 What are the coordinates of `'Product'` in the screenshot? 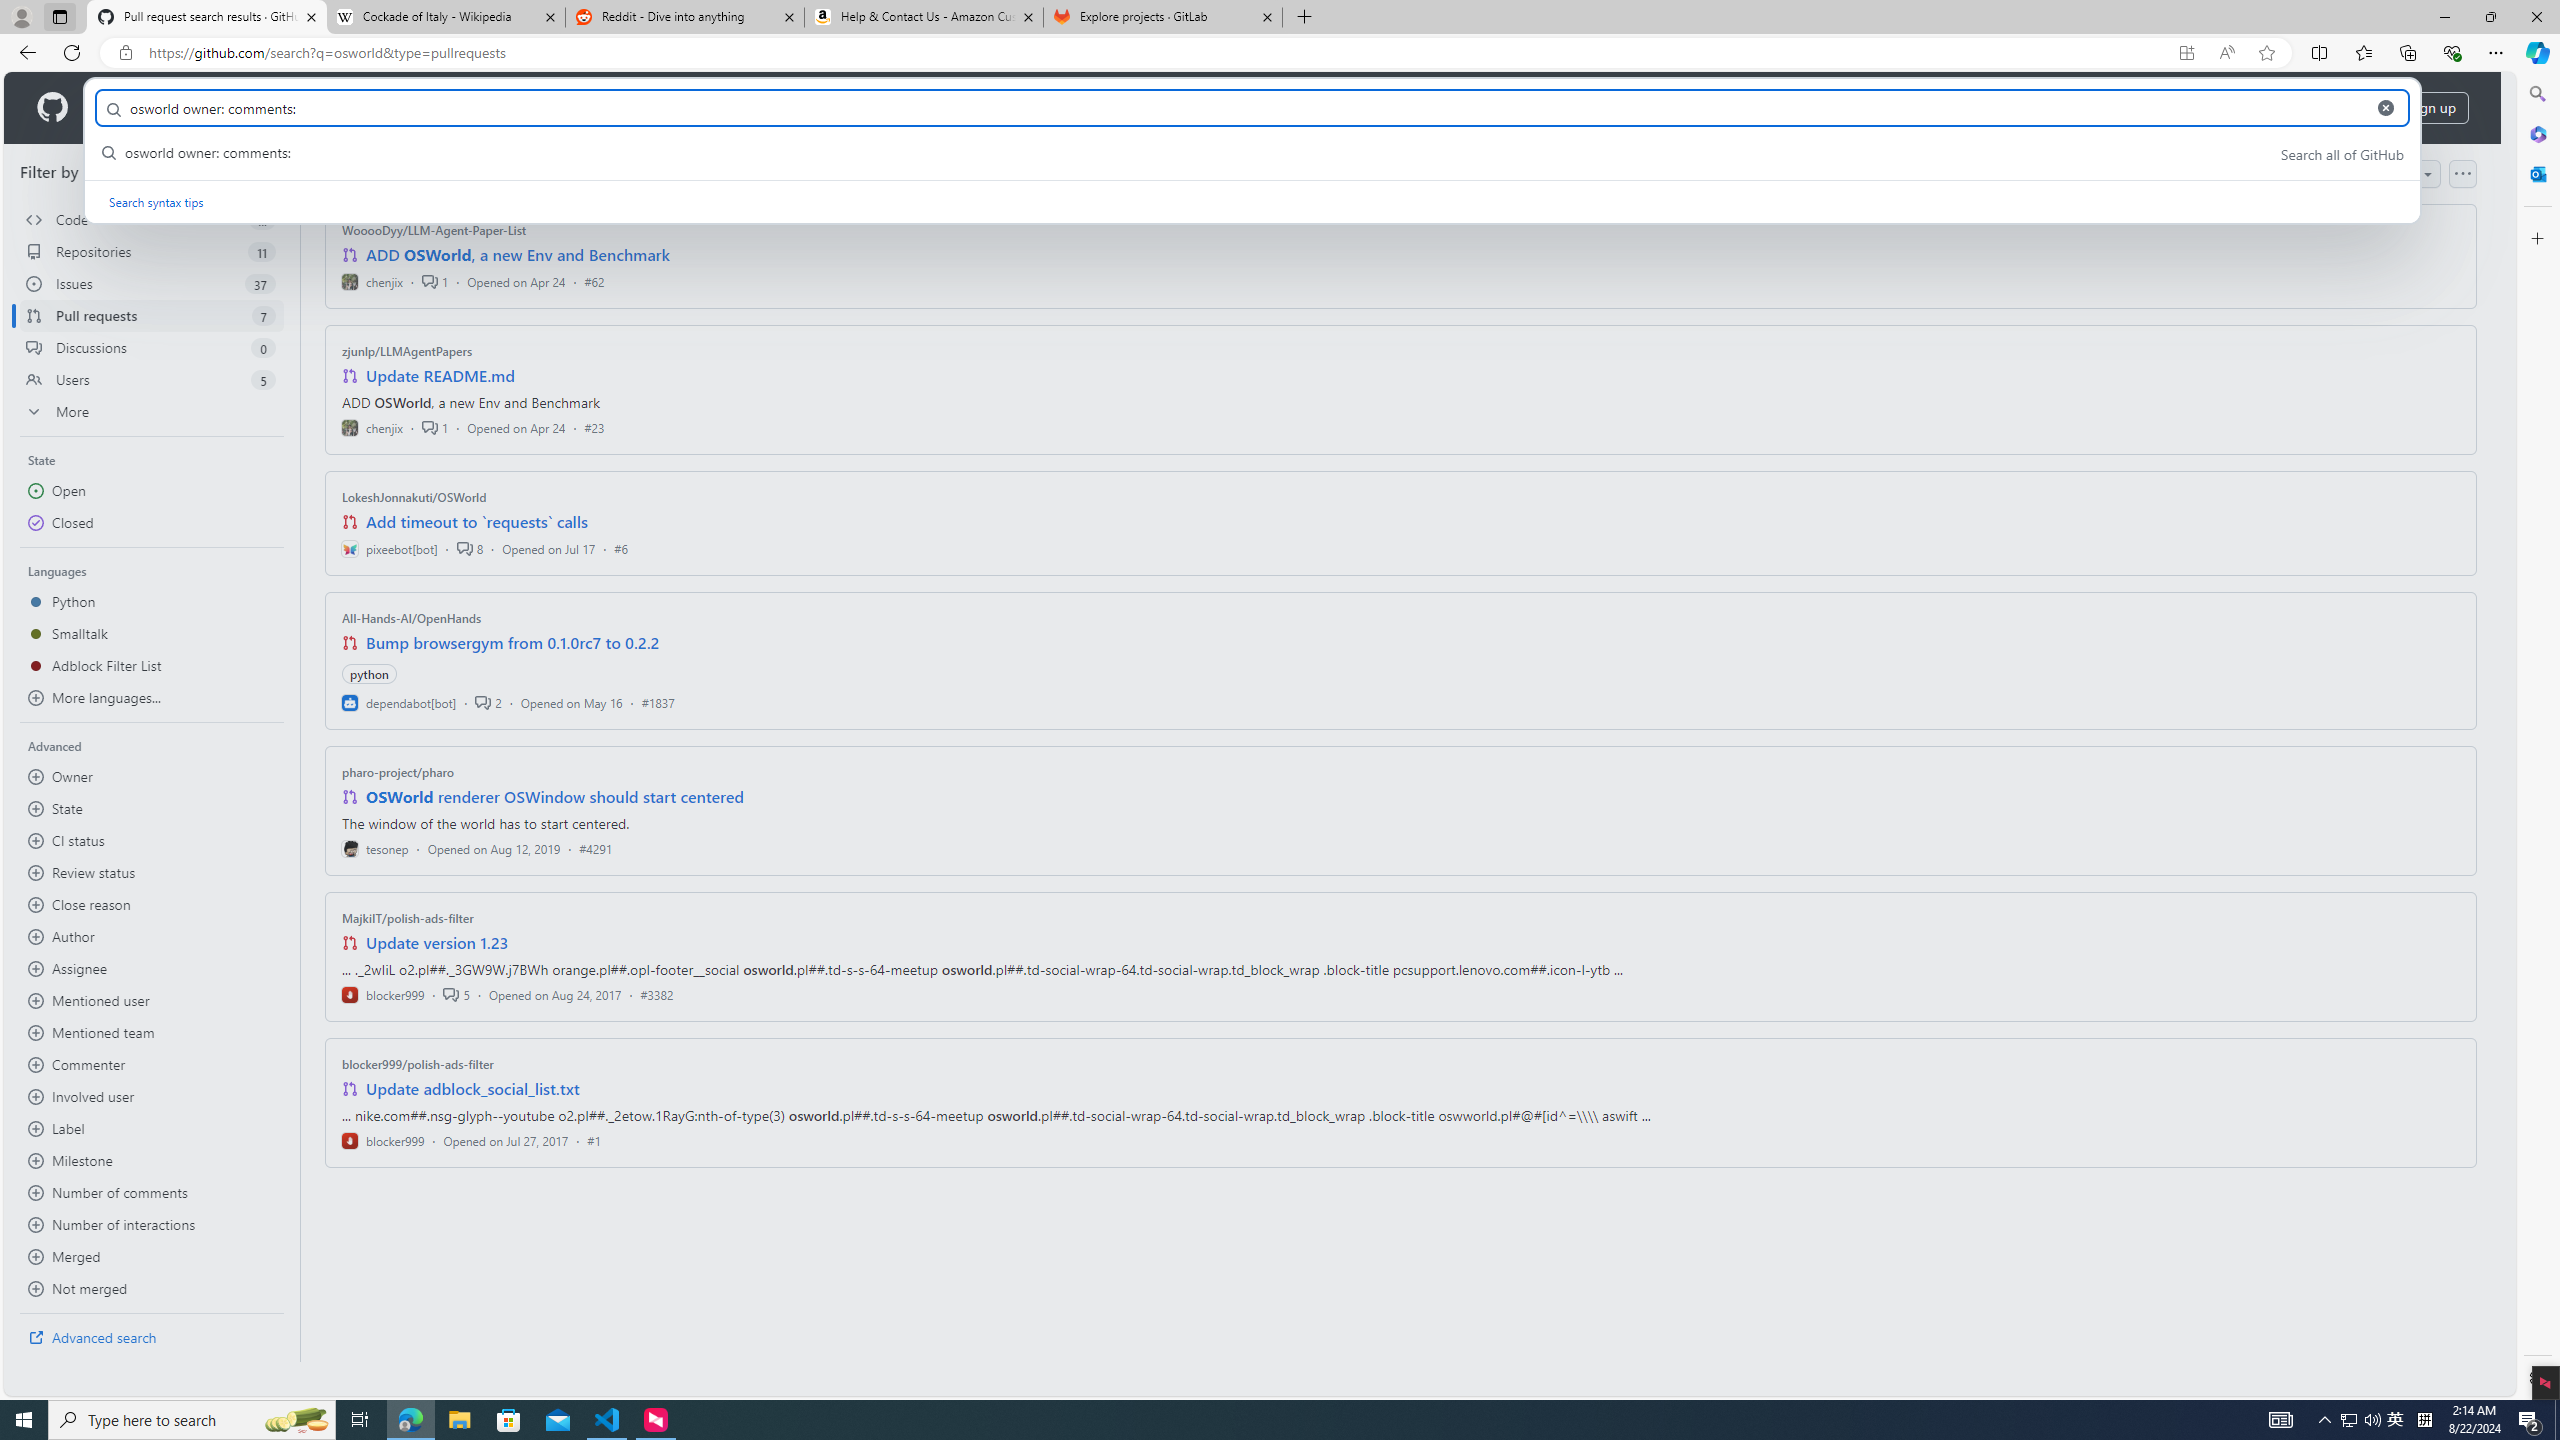 It's located at (130, 107).